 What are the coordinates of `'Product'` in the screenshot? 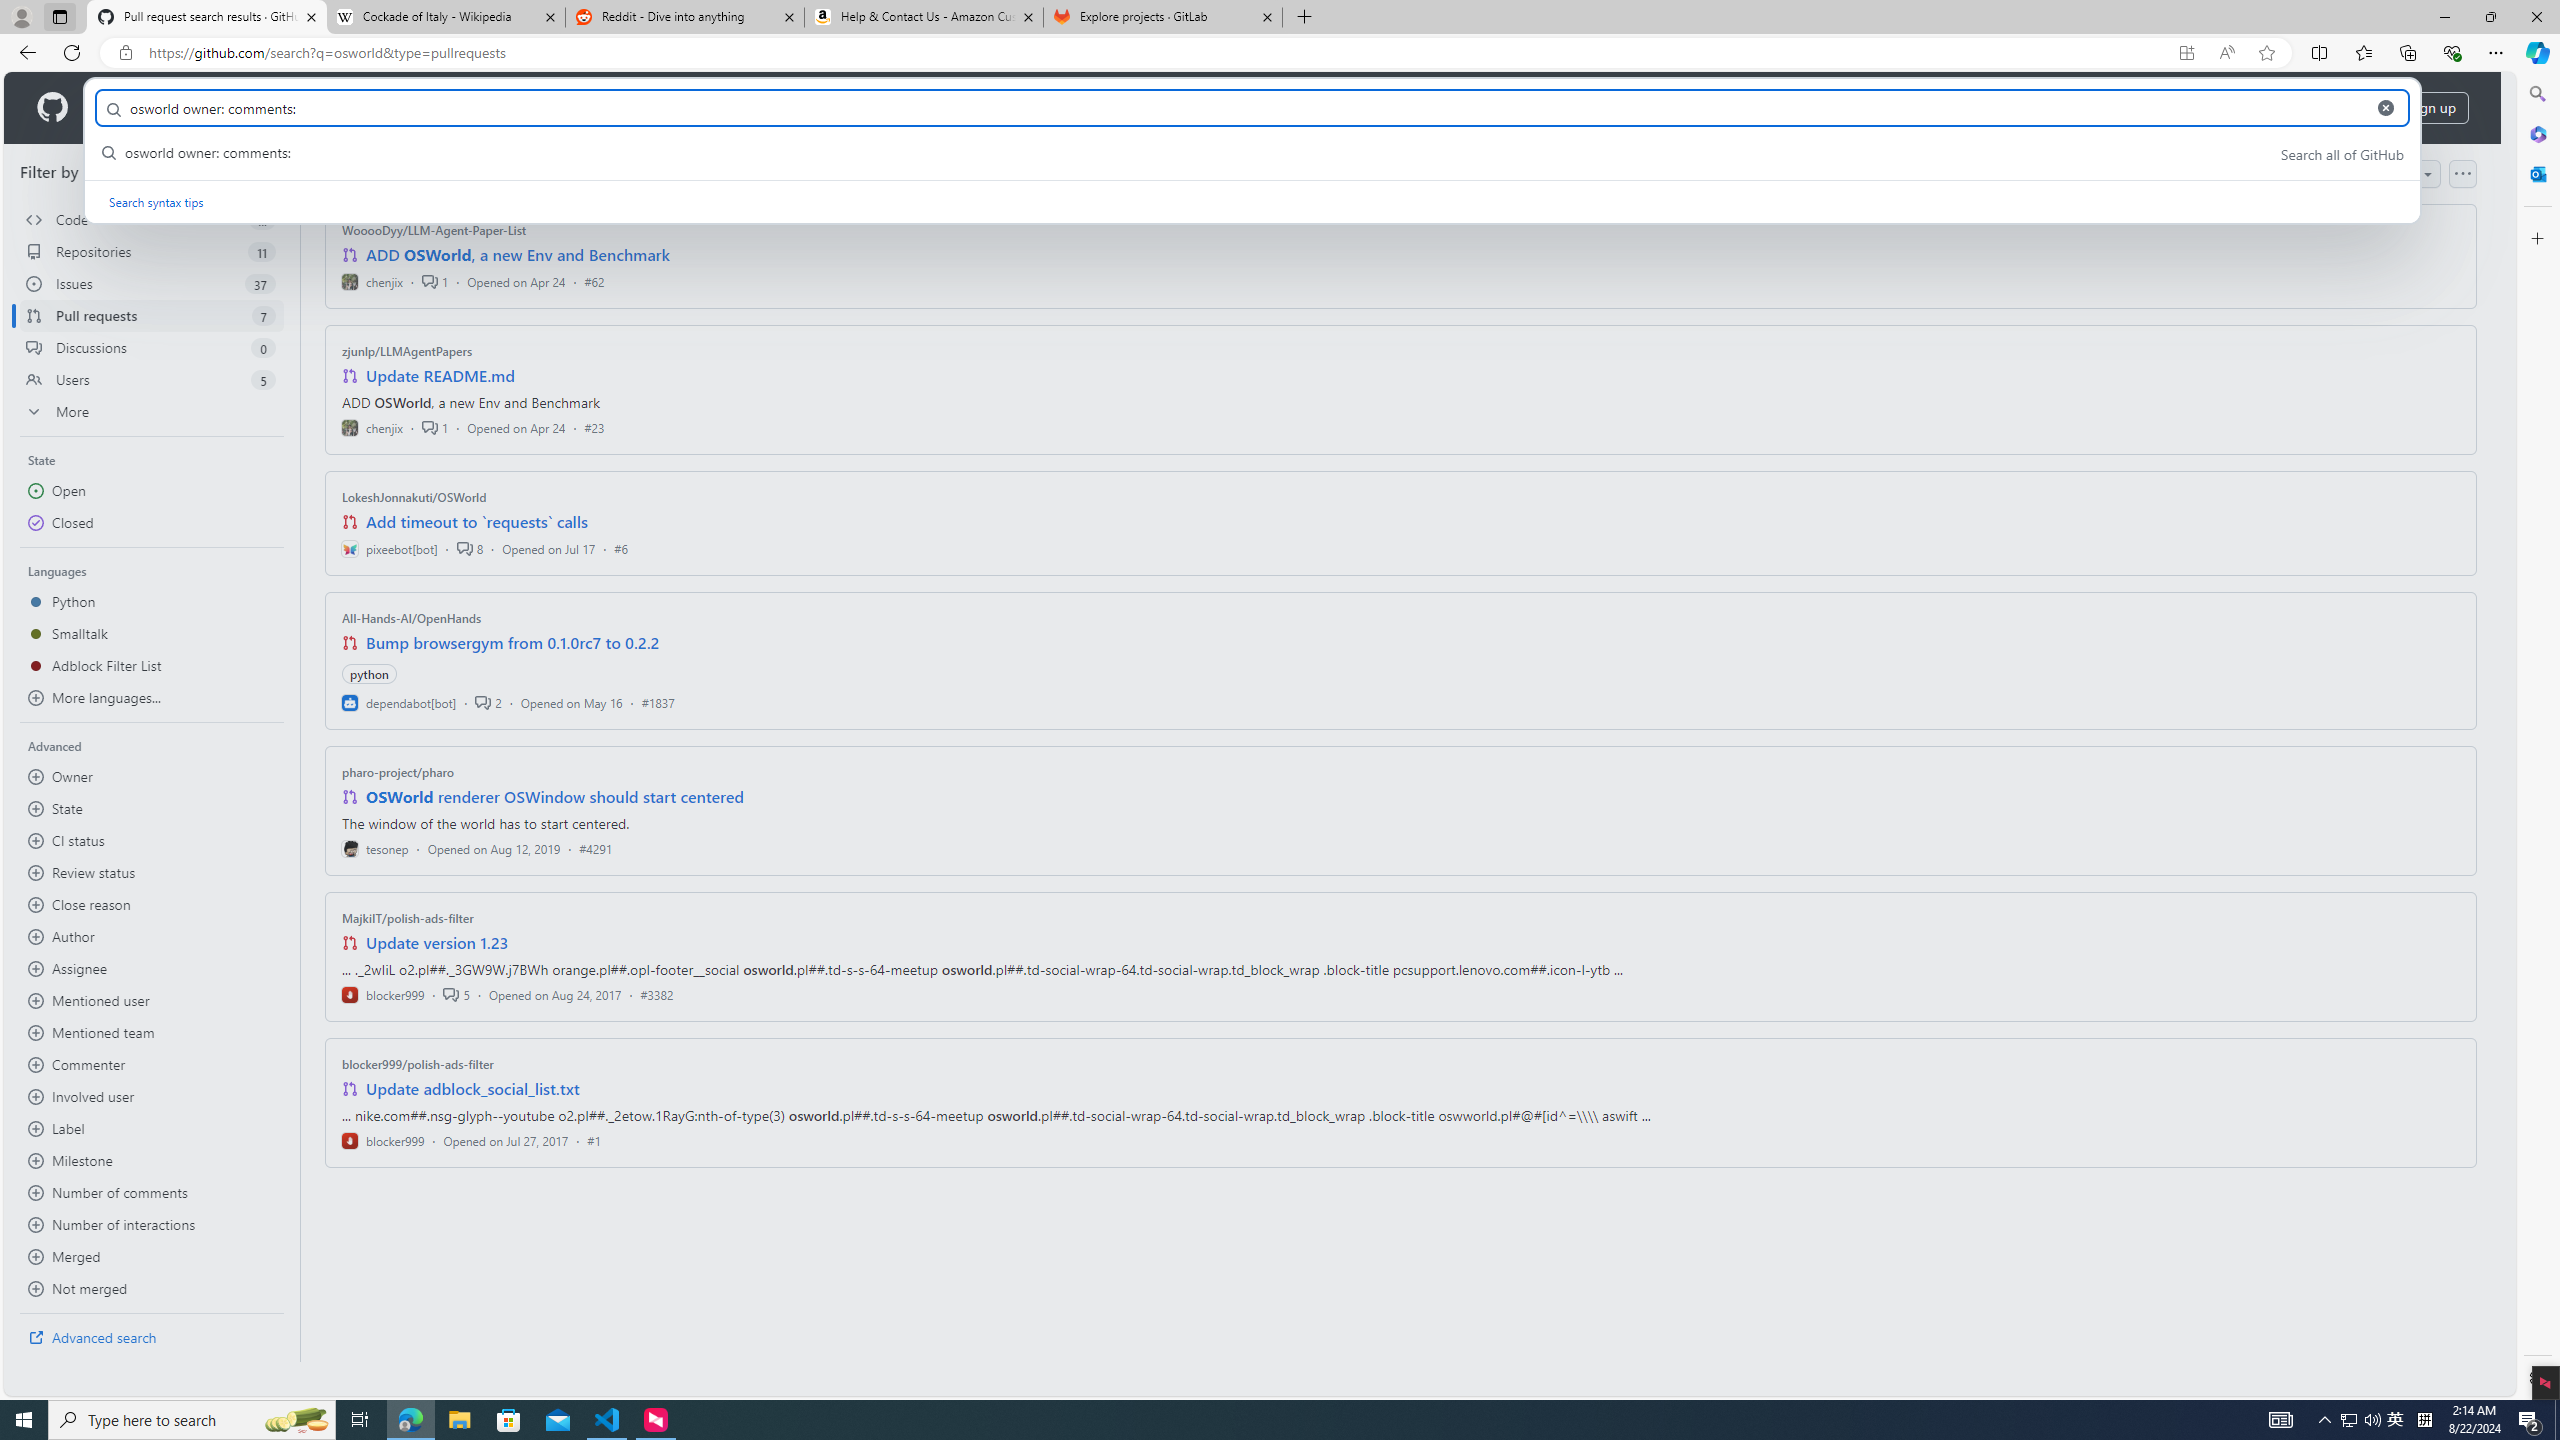 It's located at (130, 107).